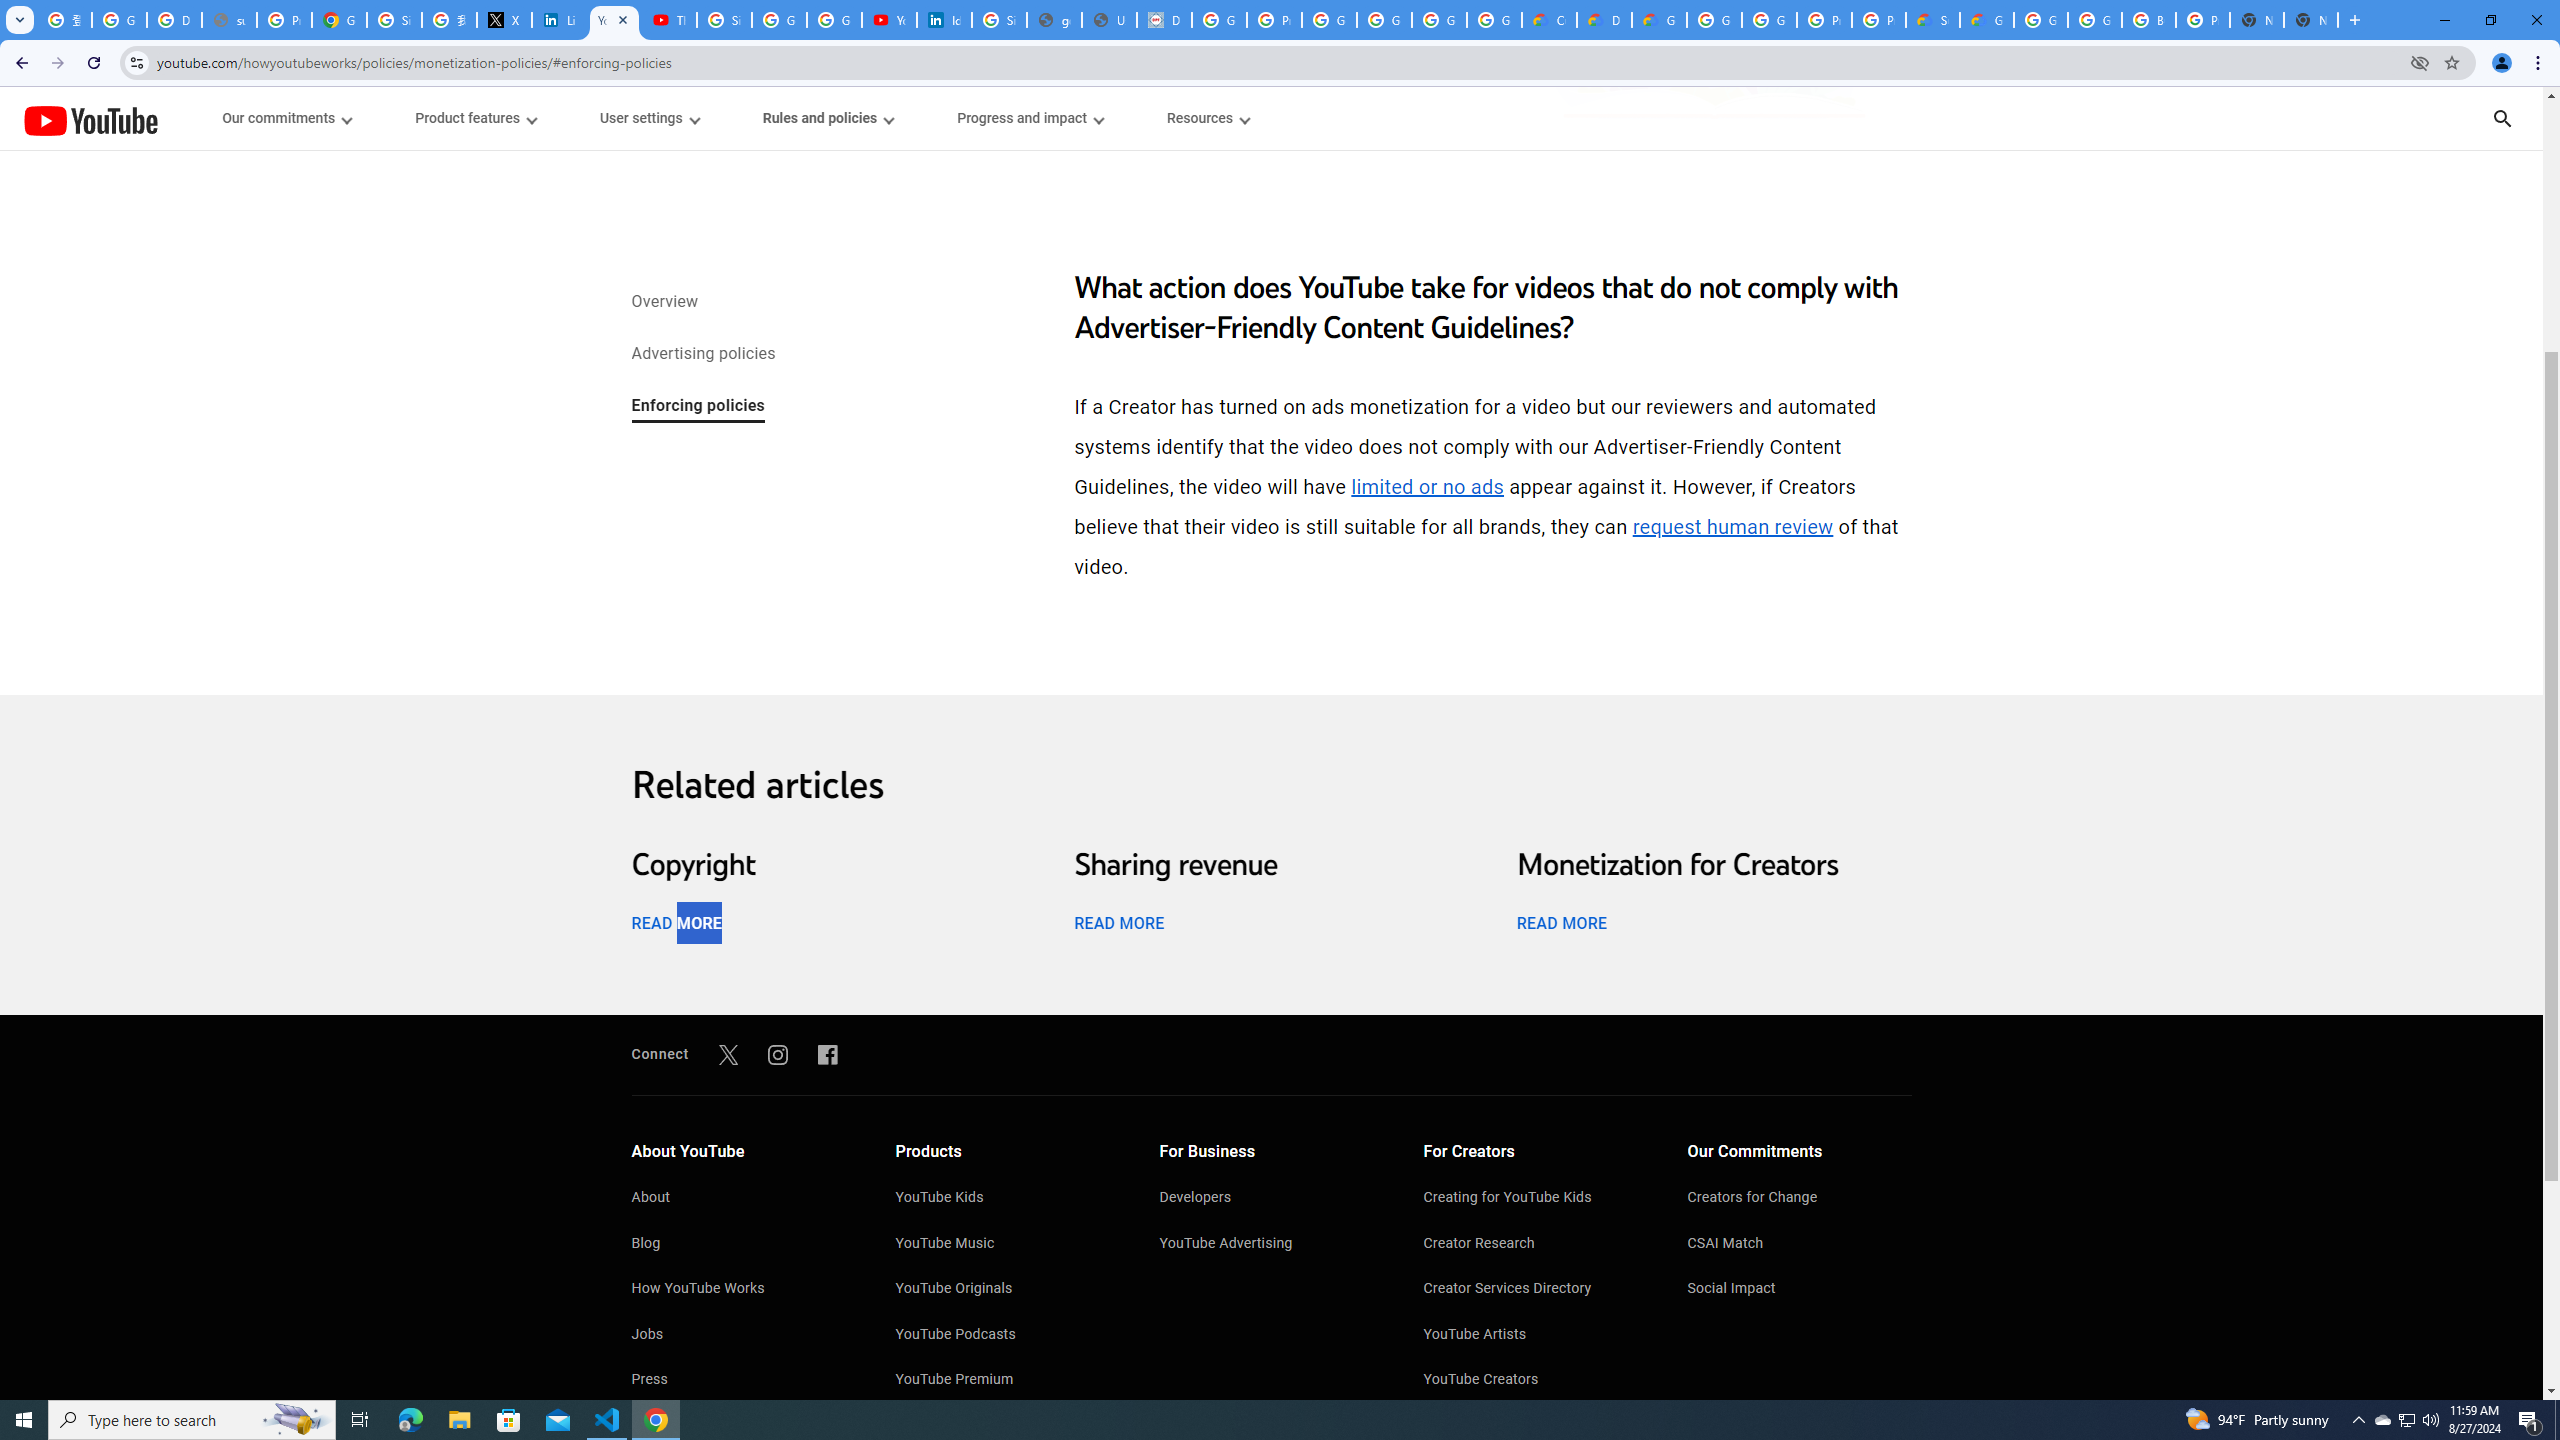 The height and width of the screenshot is (1440, 2560). Describe the element at coordinates (1768, 19) in the screenshot. I see `'Google Cloud Platform'` at that location.